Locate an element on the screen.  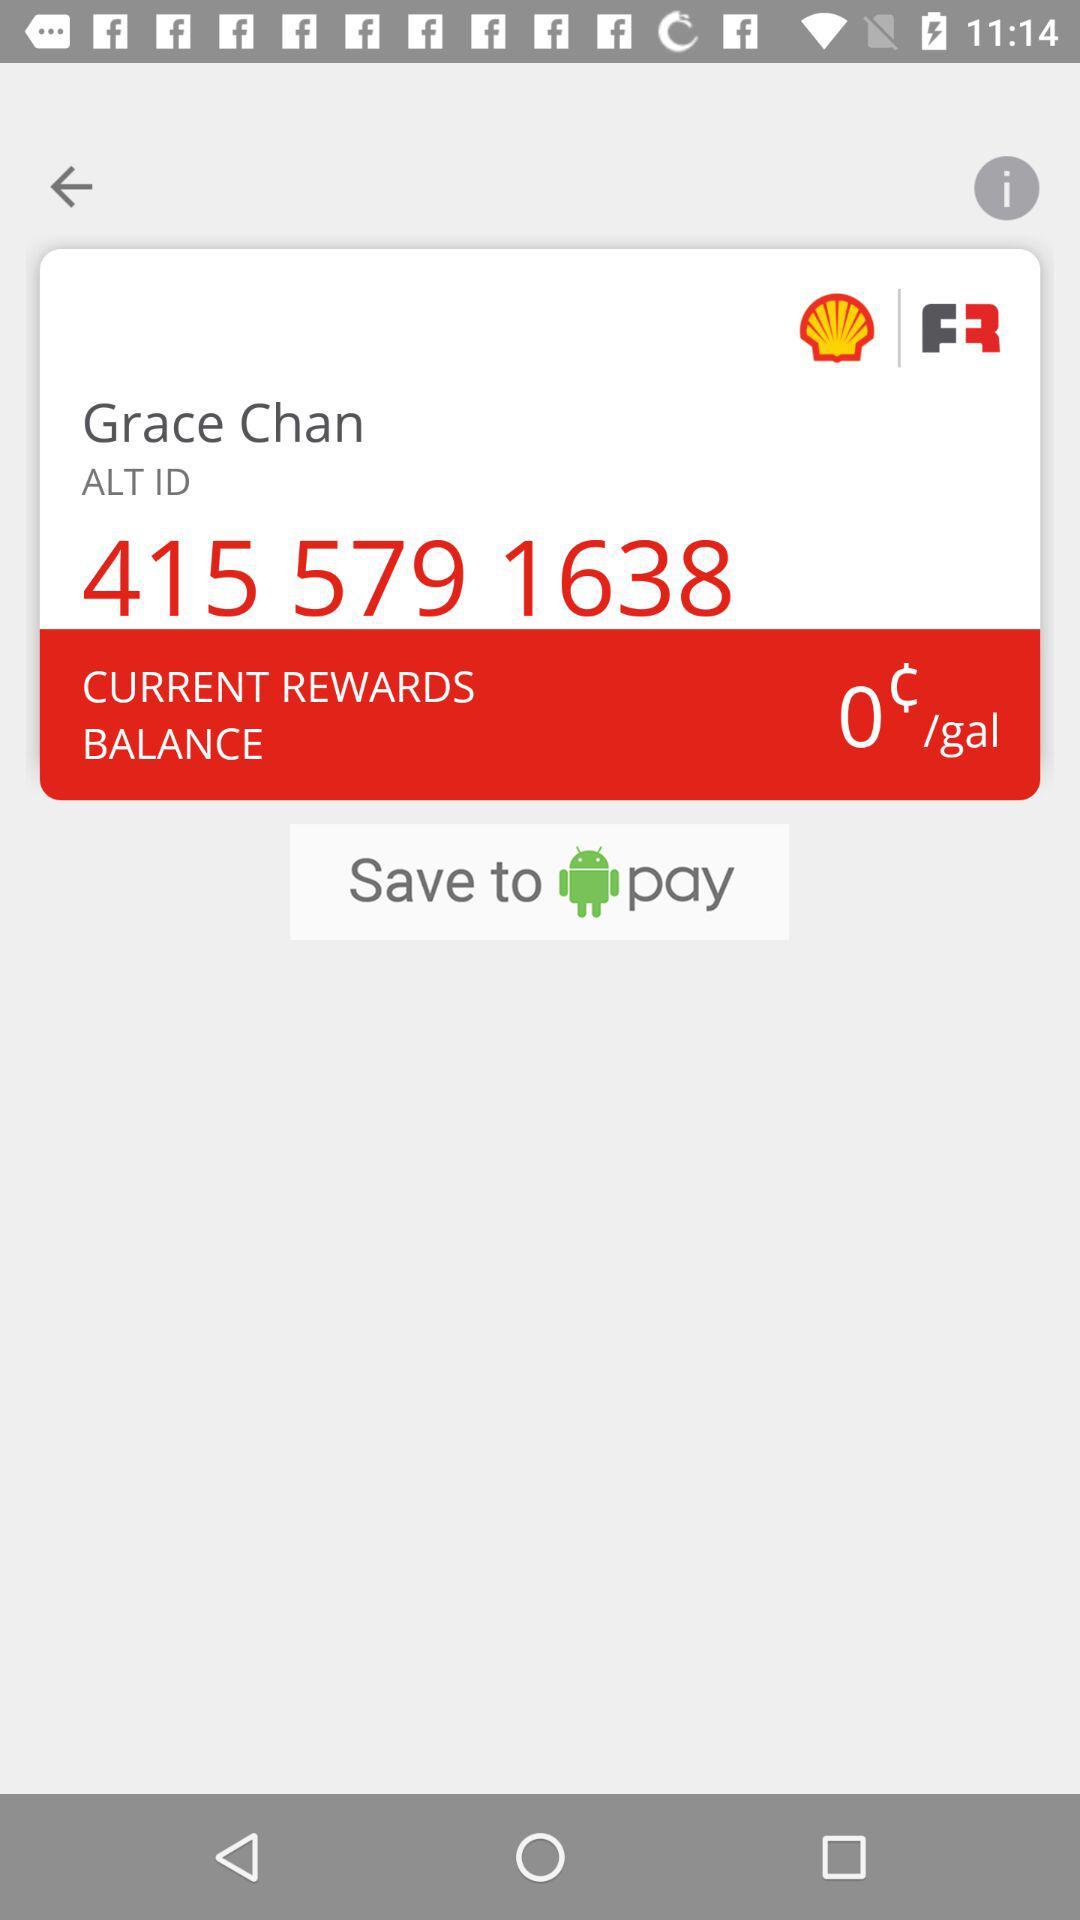
information button is located at coordinates (1006, 175).